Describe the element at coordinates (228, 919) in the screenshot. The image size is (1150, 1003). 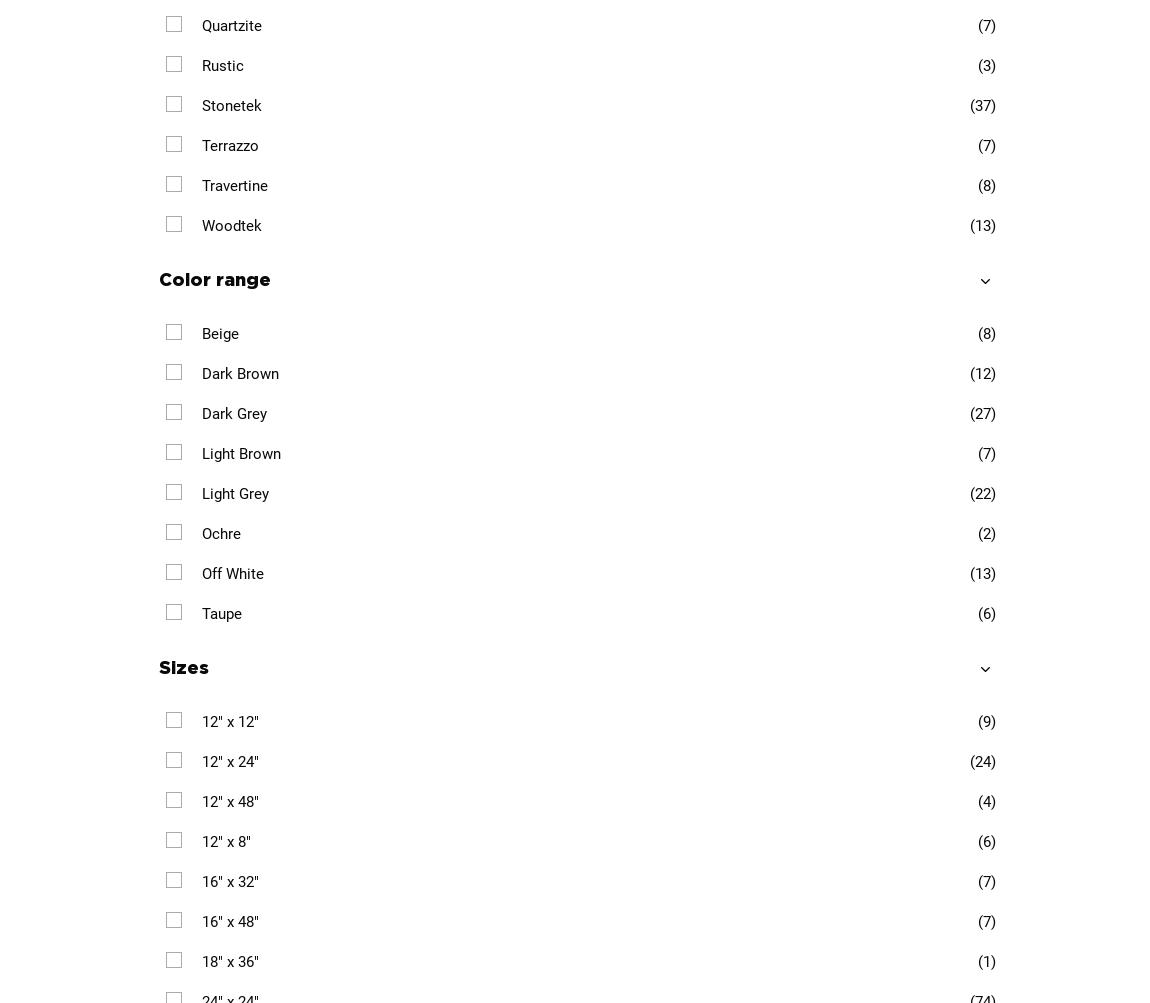
I see `'16" x 48"'` at that location.